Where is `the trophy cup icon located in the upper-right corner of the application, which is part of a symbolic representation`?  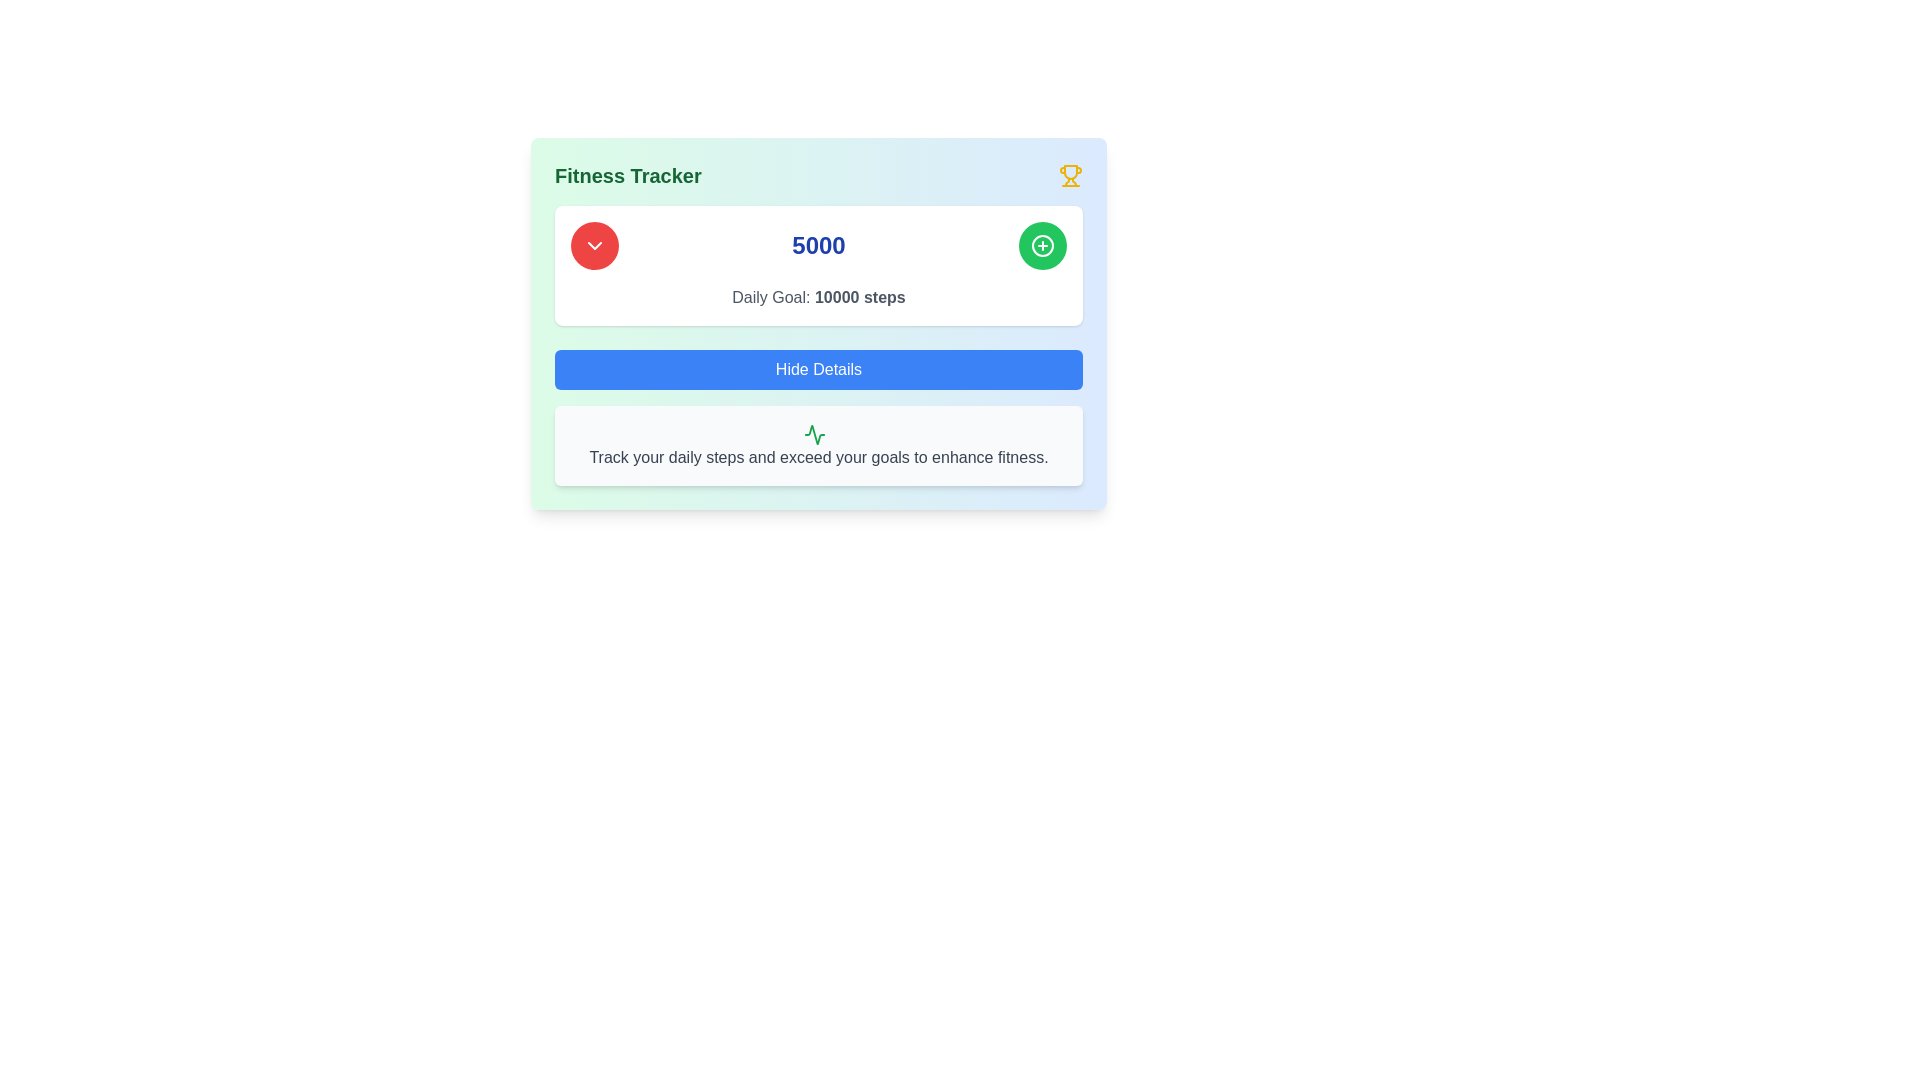
the trophy cup icon located in the upper-right corner of the application, which is part of a symbolic representation is located at coordinates (1069, 171).